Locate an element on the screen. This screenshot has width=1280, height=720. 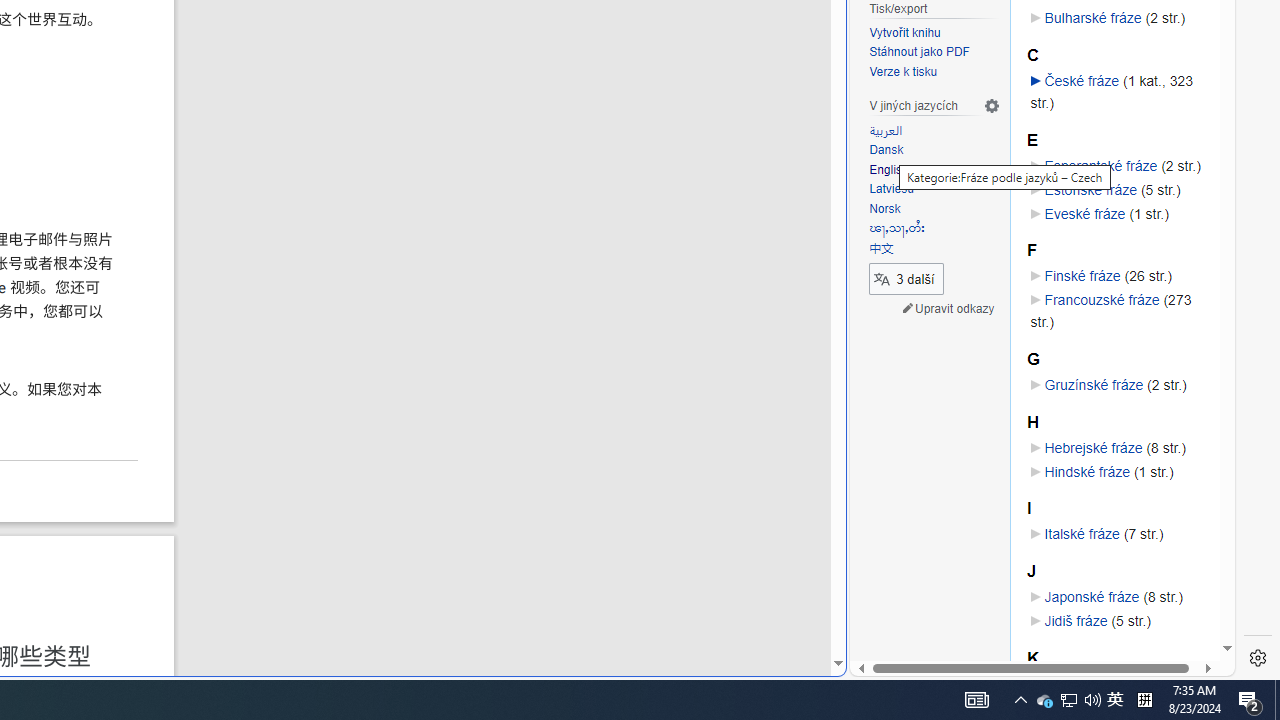
'Upravit odkazy' is located at coordinates (947, 309).